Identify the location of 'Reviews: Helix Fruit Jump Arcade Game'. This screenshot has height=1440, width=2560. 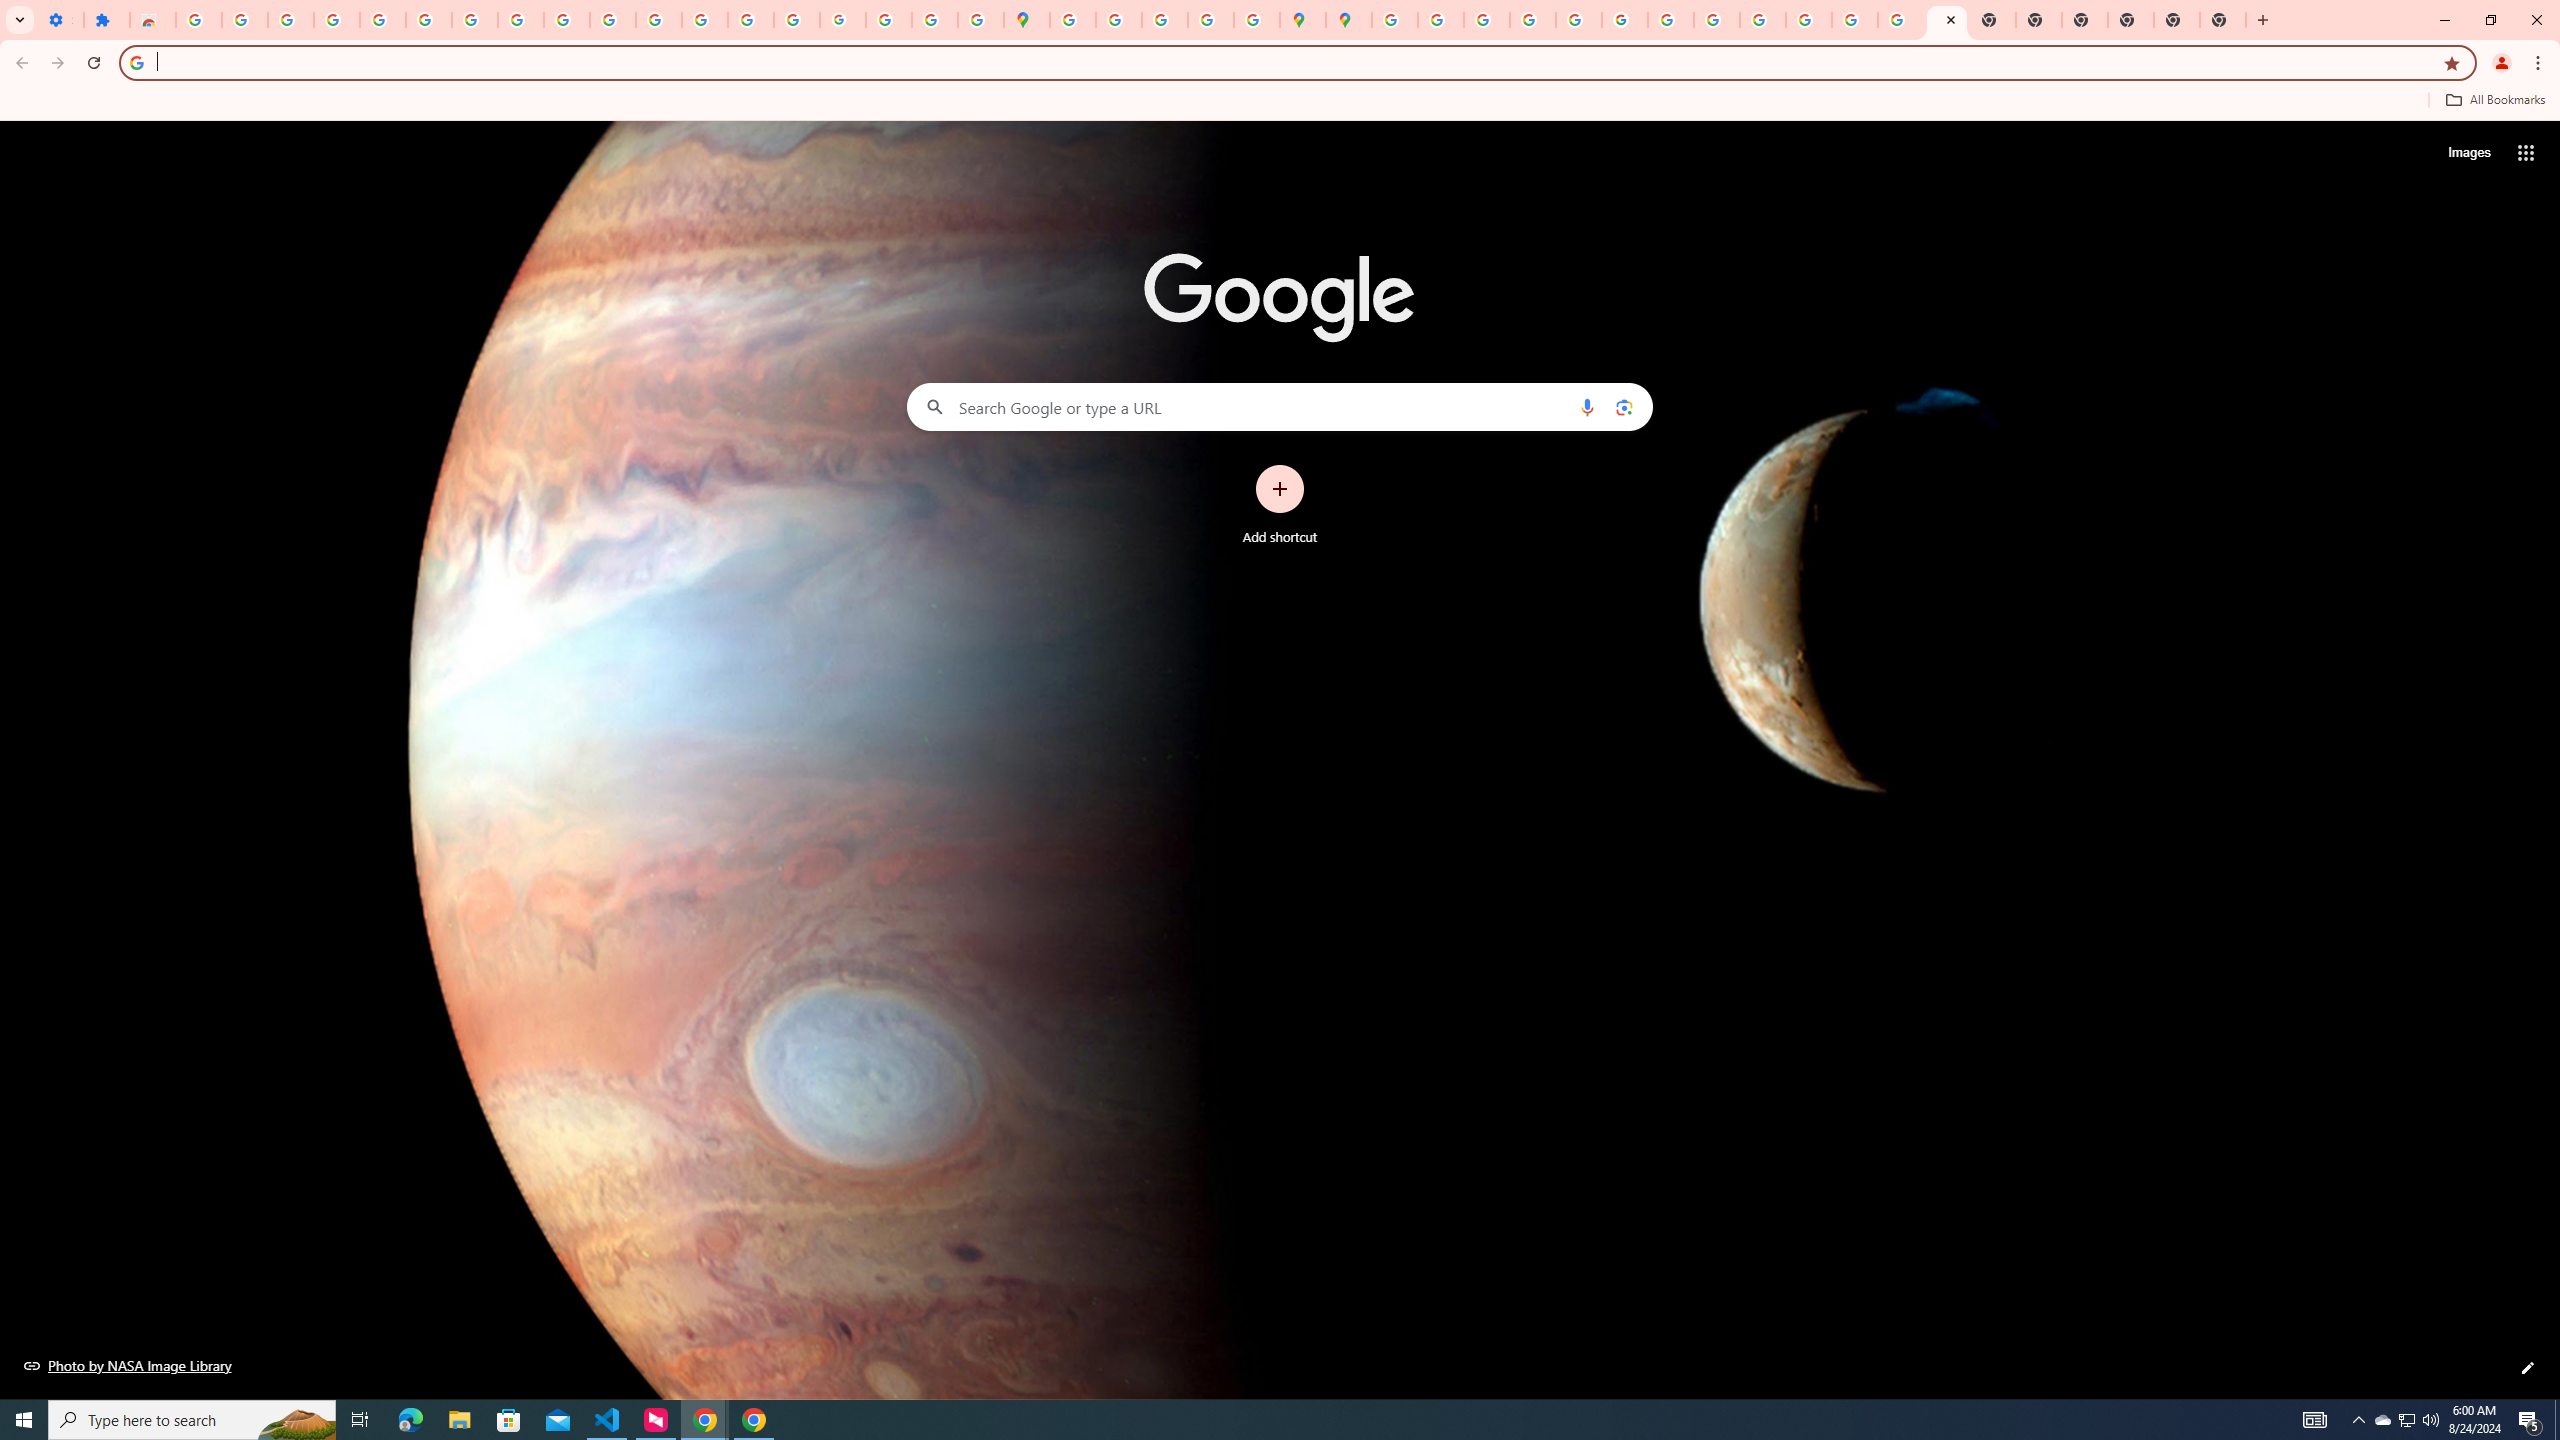
(151, 19).